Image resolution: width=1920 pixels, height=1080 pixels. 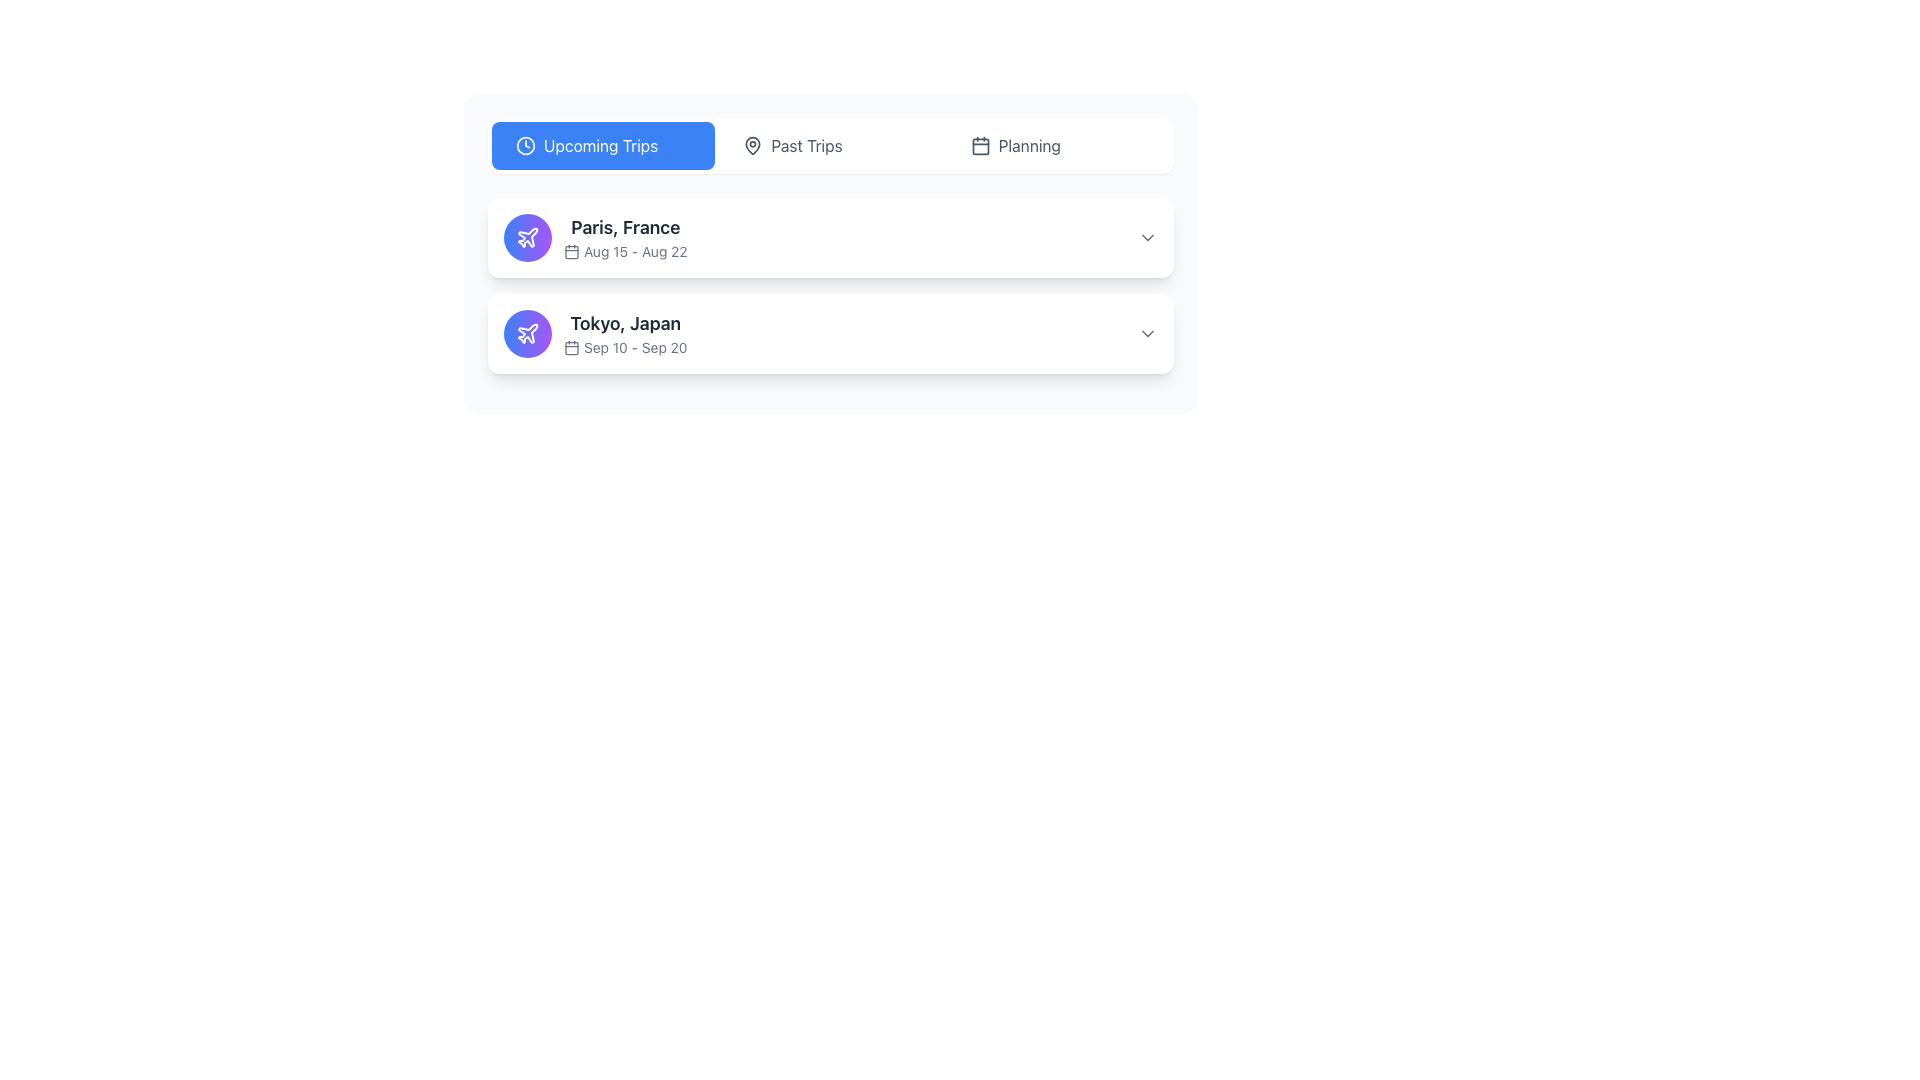 What do you see at coordinates (528, 237) in the screenshot?
I see `the flight/travel icon associated with the second trip entry (Tokyo, Japan) in the list of upcoming trips by moving the cursor to its center point` at bounding box center [528, 237].